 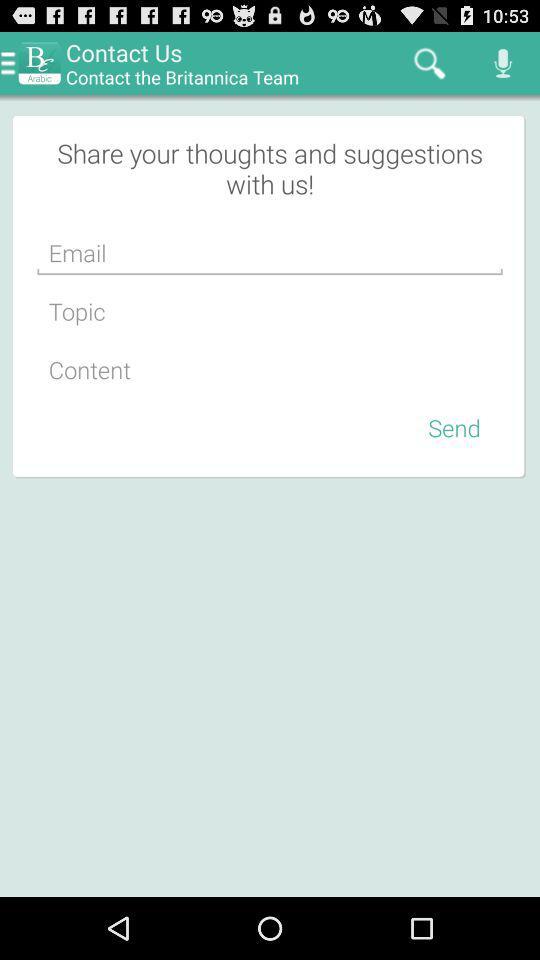 What do you see at coordinates (270, 252) in the screenshot?
I see `type email` at bounding box center [270, 252].